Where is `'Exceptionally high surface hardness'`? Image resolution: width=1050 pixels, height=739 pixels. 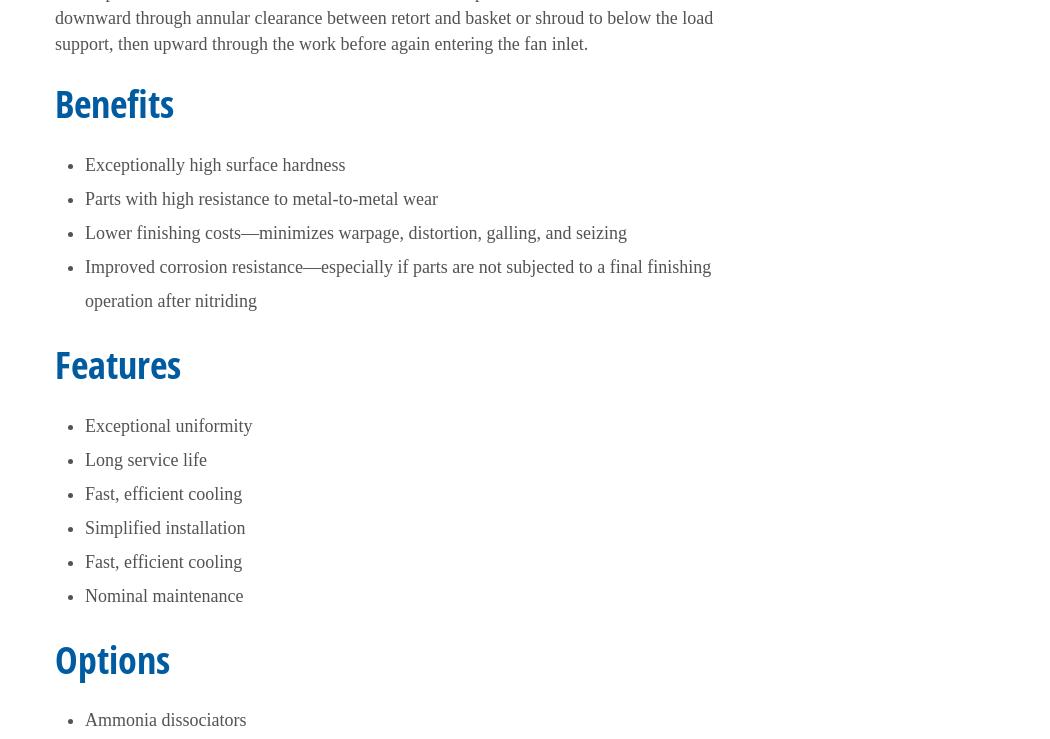 'Exceptionally high surface hardness' is located at coordinates (214, 162).